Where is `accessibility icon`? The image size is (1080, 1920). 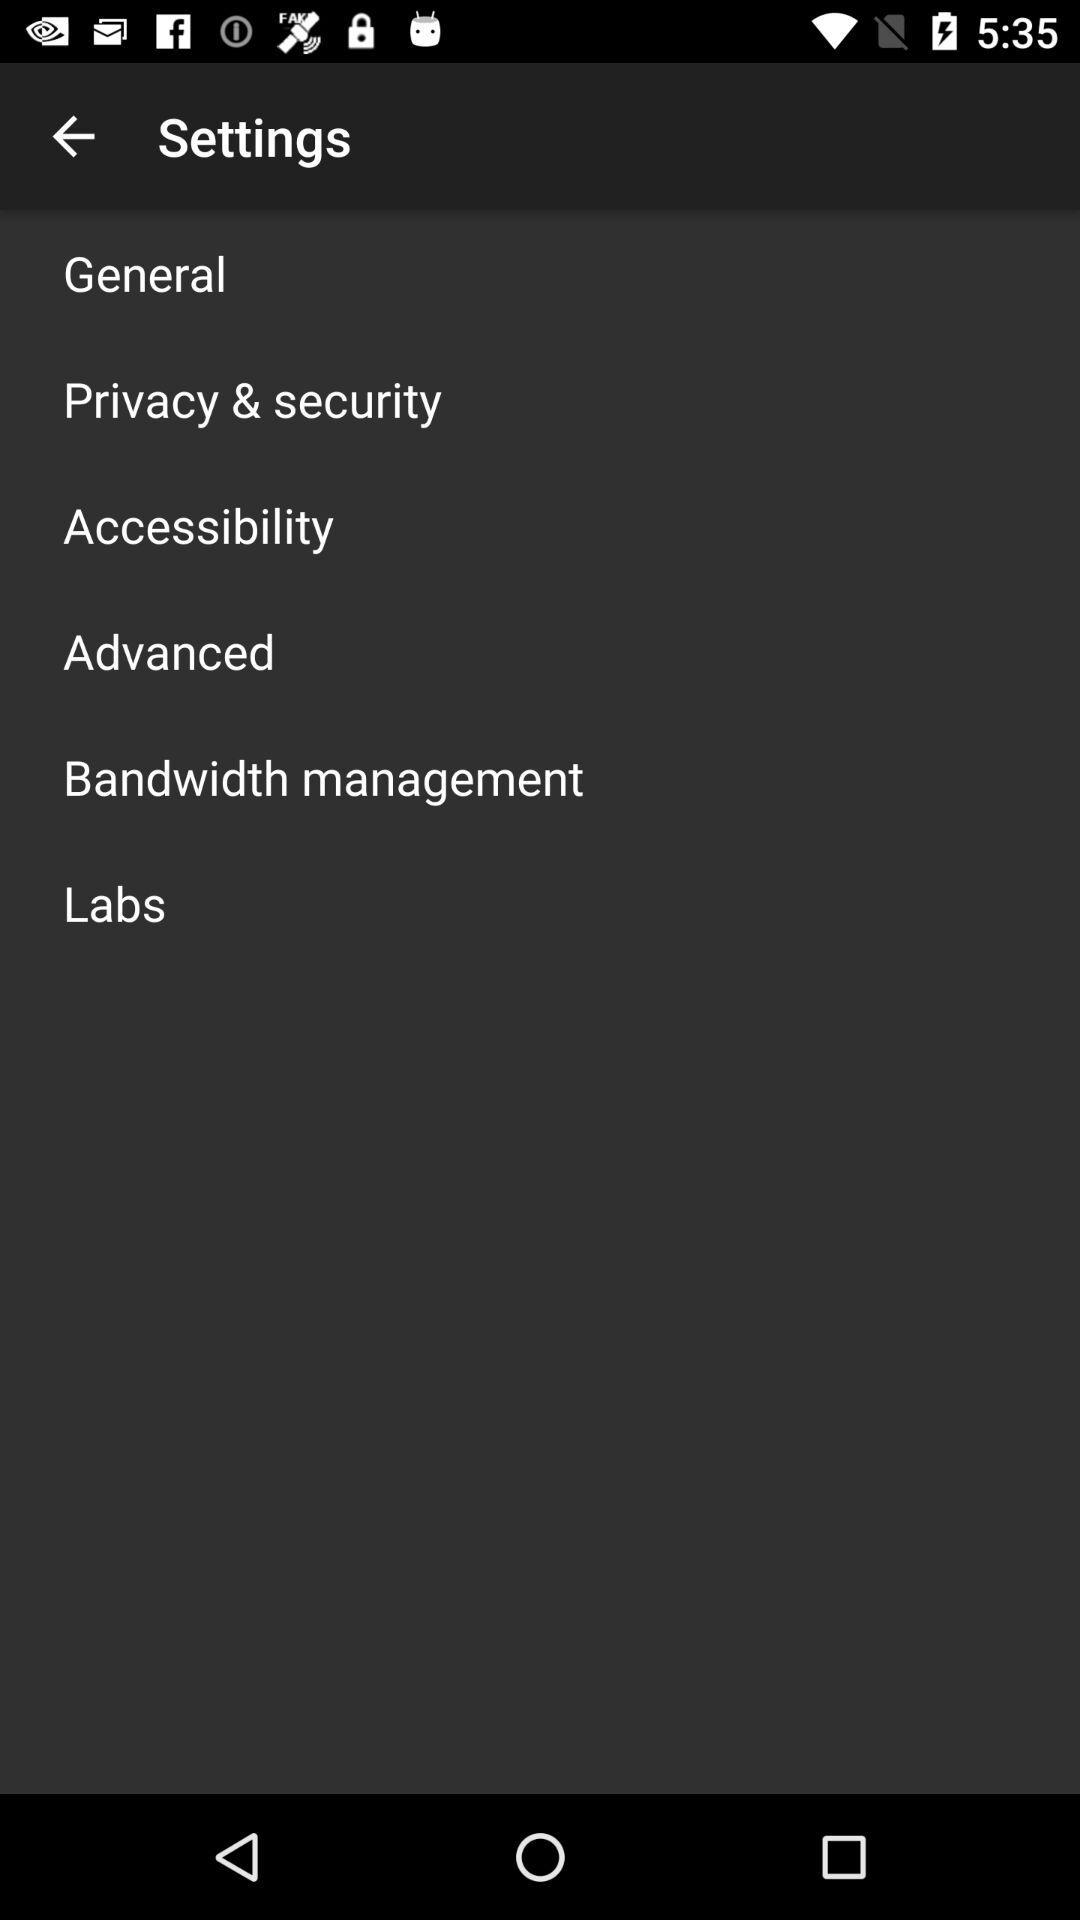
accessibility icon is located at coordinates (198, 524).